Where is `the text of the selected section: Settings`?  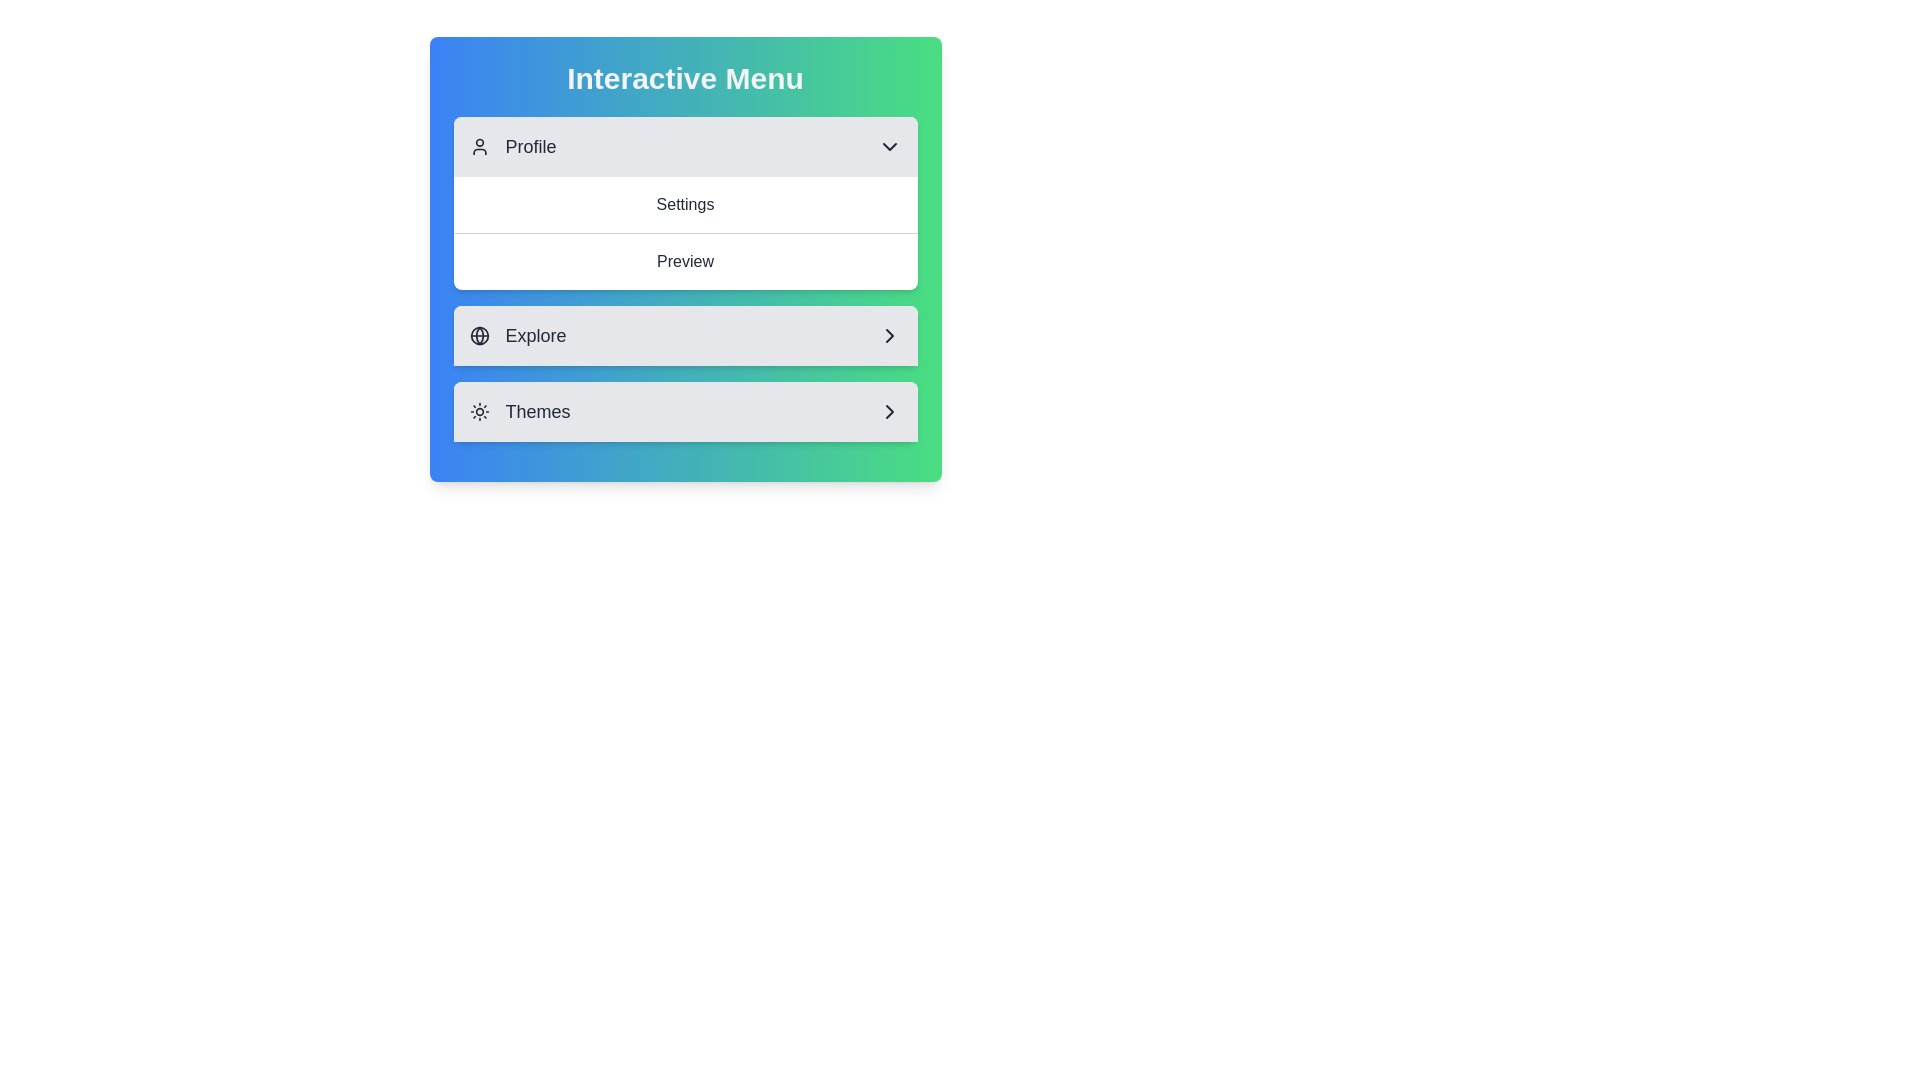 the text of the selected section: Settings is located at coordinates (685, 204).